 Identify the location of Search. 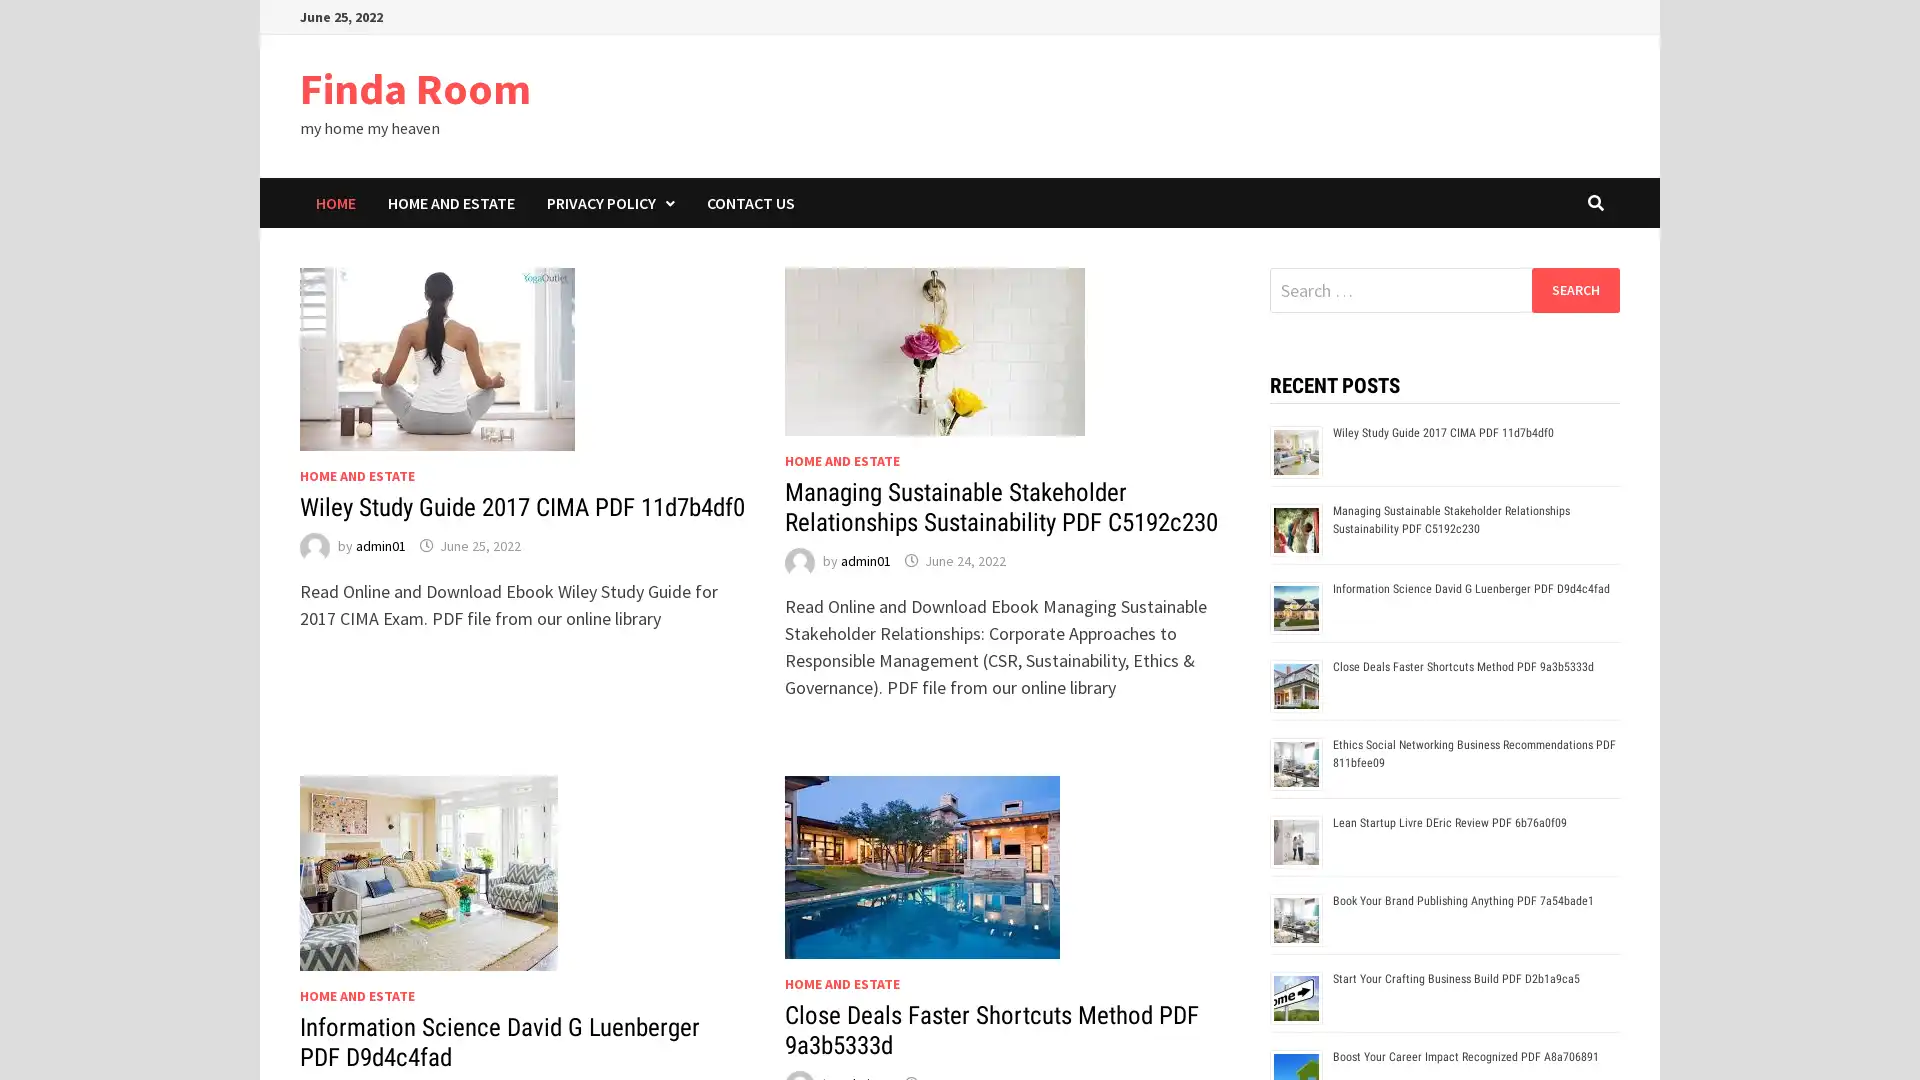
(1574, 289).